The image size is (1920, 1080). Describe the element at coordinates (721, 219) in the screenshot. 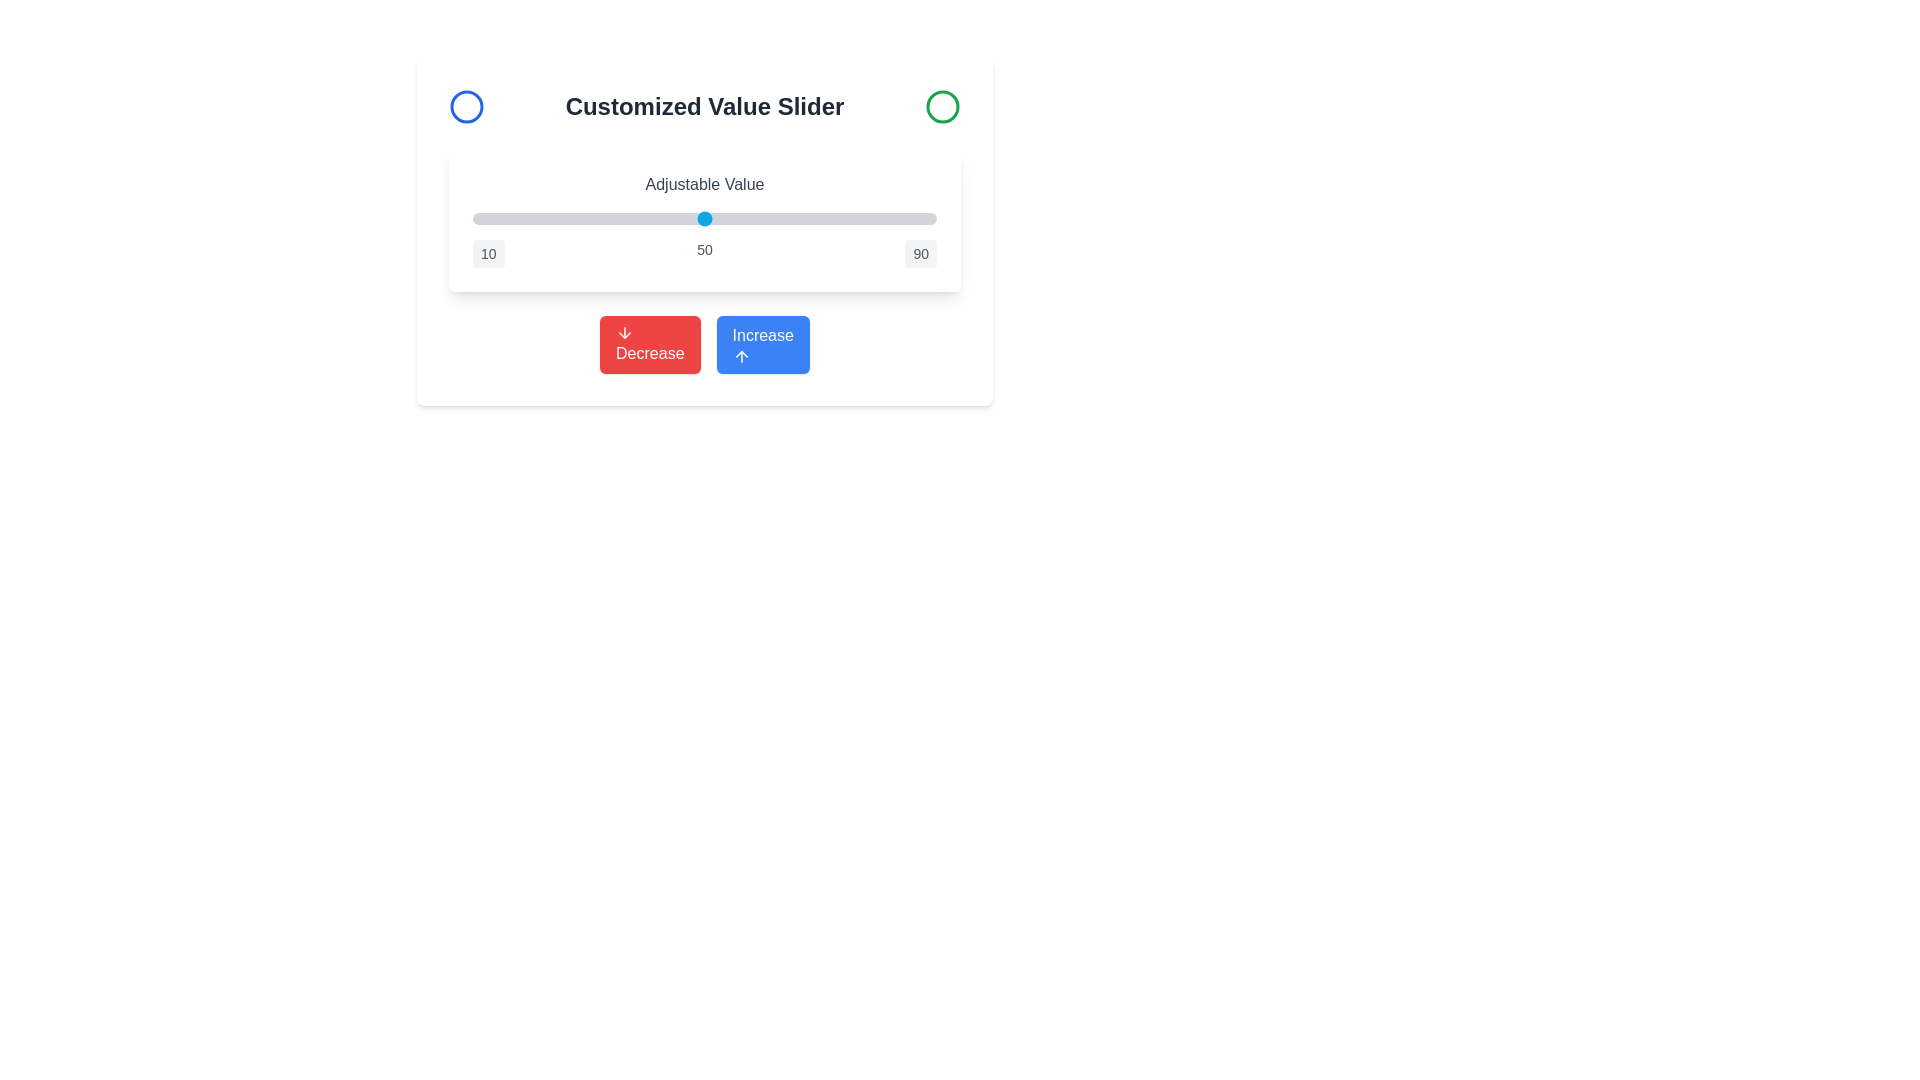

I see `the slider's value` at that location.